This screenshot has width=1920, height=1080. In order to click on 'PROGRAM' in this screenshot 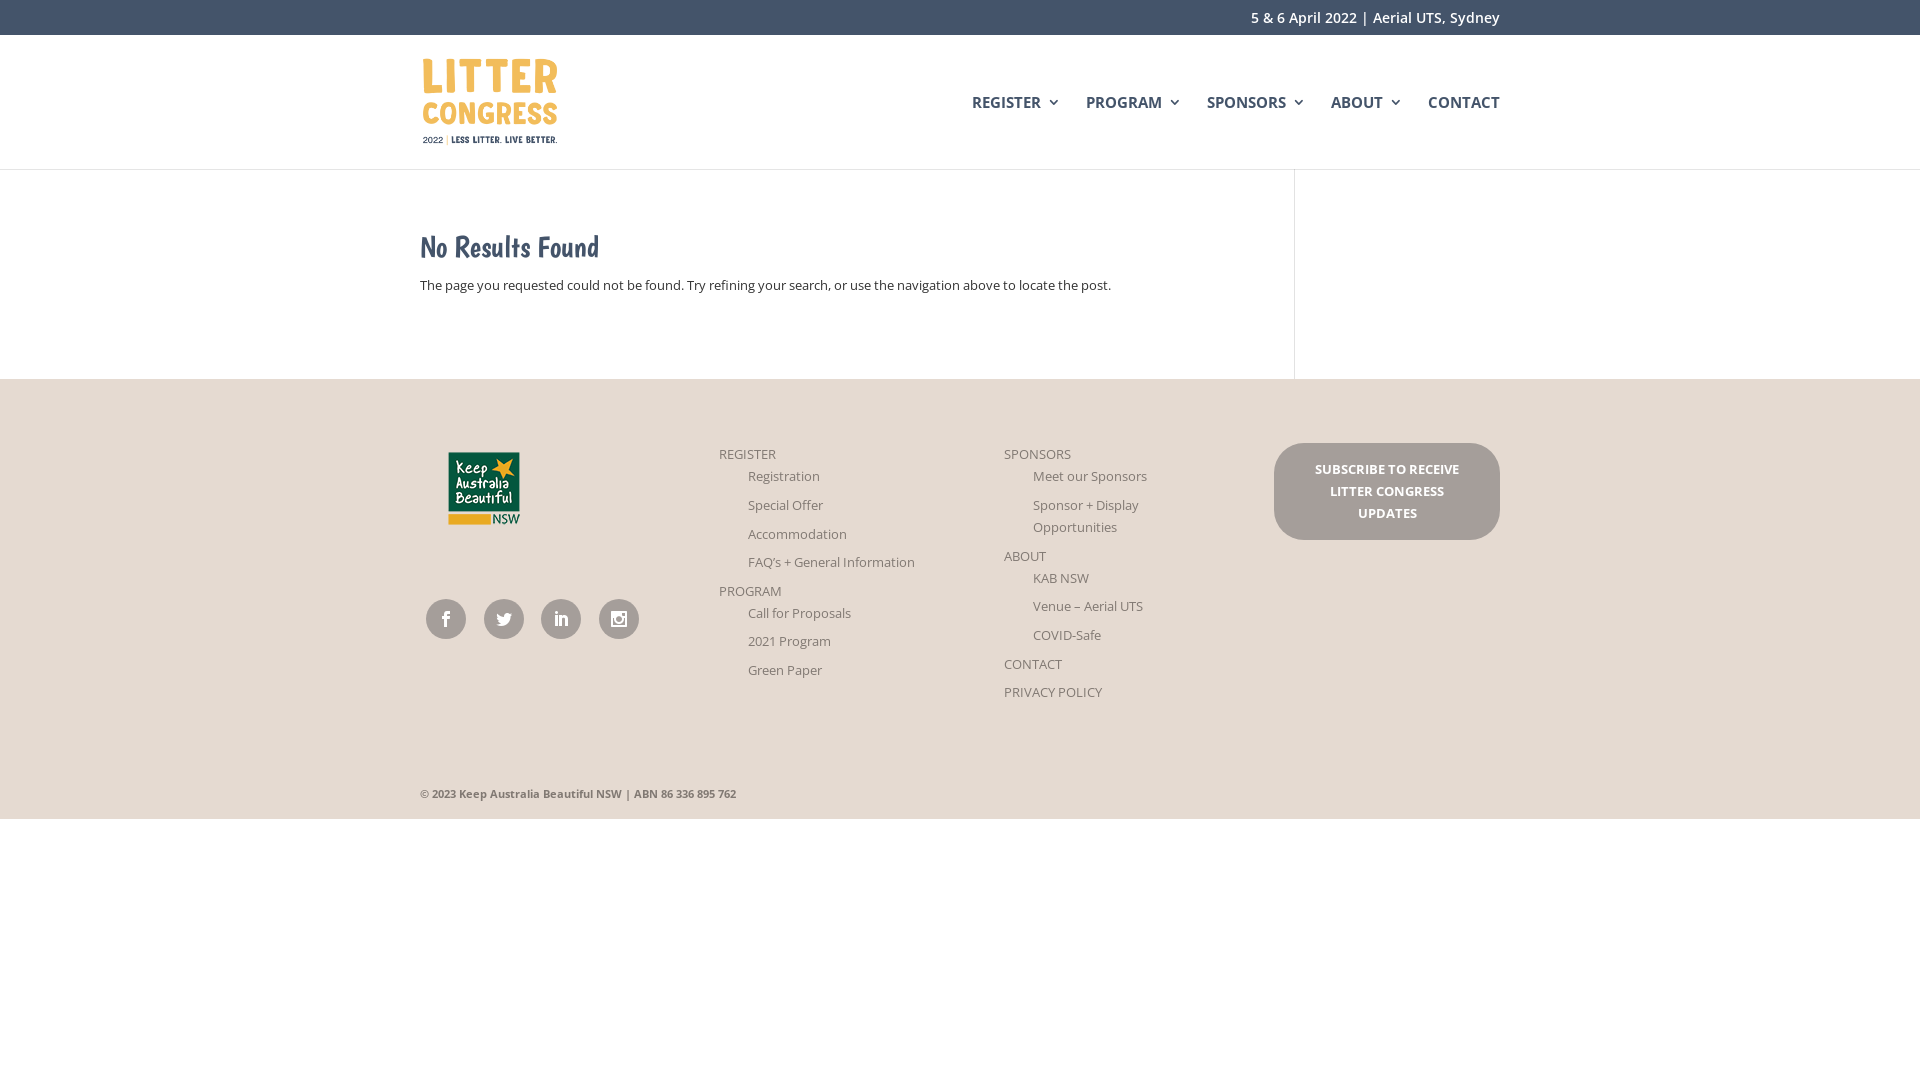, I will do `click(749, 589)`.